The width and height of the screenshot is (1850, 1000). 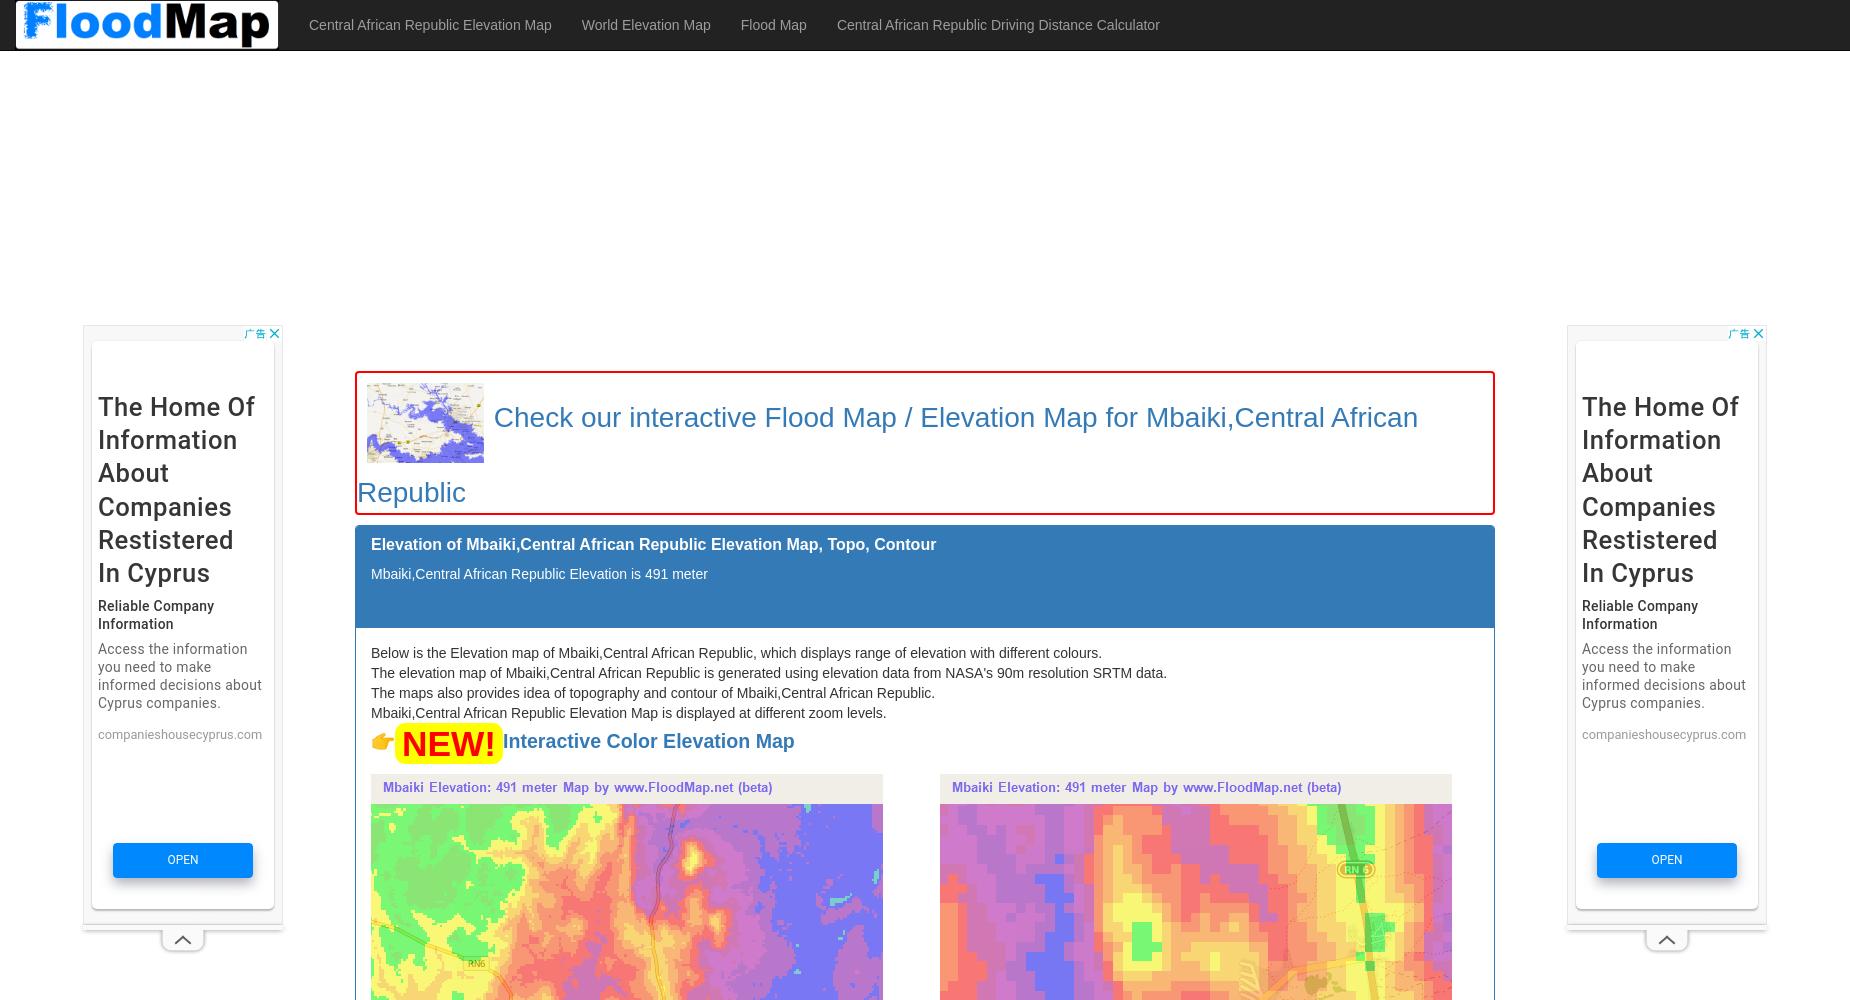 I want to click on 'Central African Republic Elevation Map', so click(x=428, y=25).